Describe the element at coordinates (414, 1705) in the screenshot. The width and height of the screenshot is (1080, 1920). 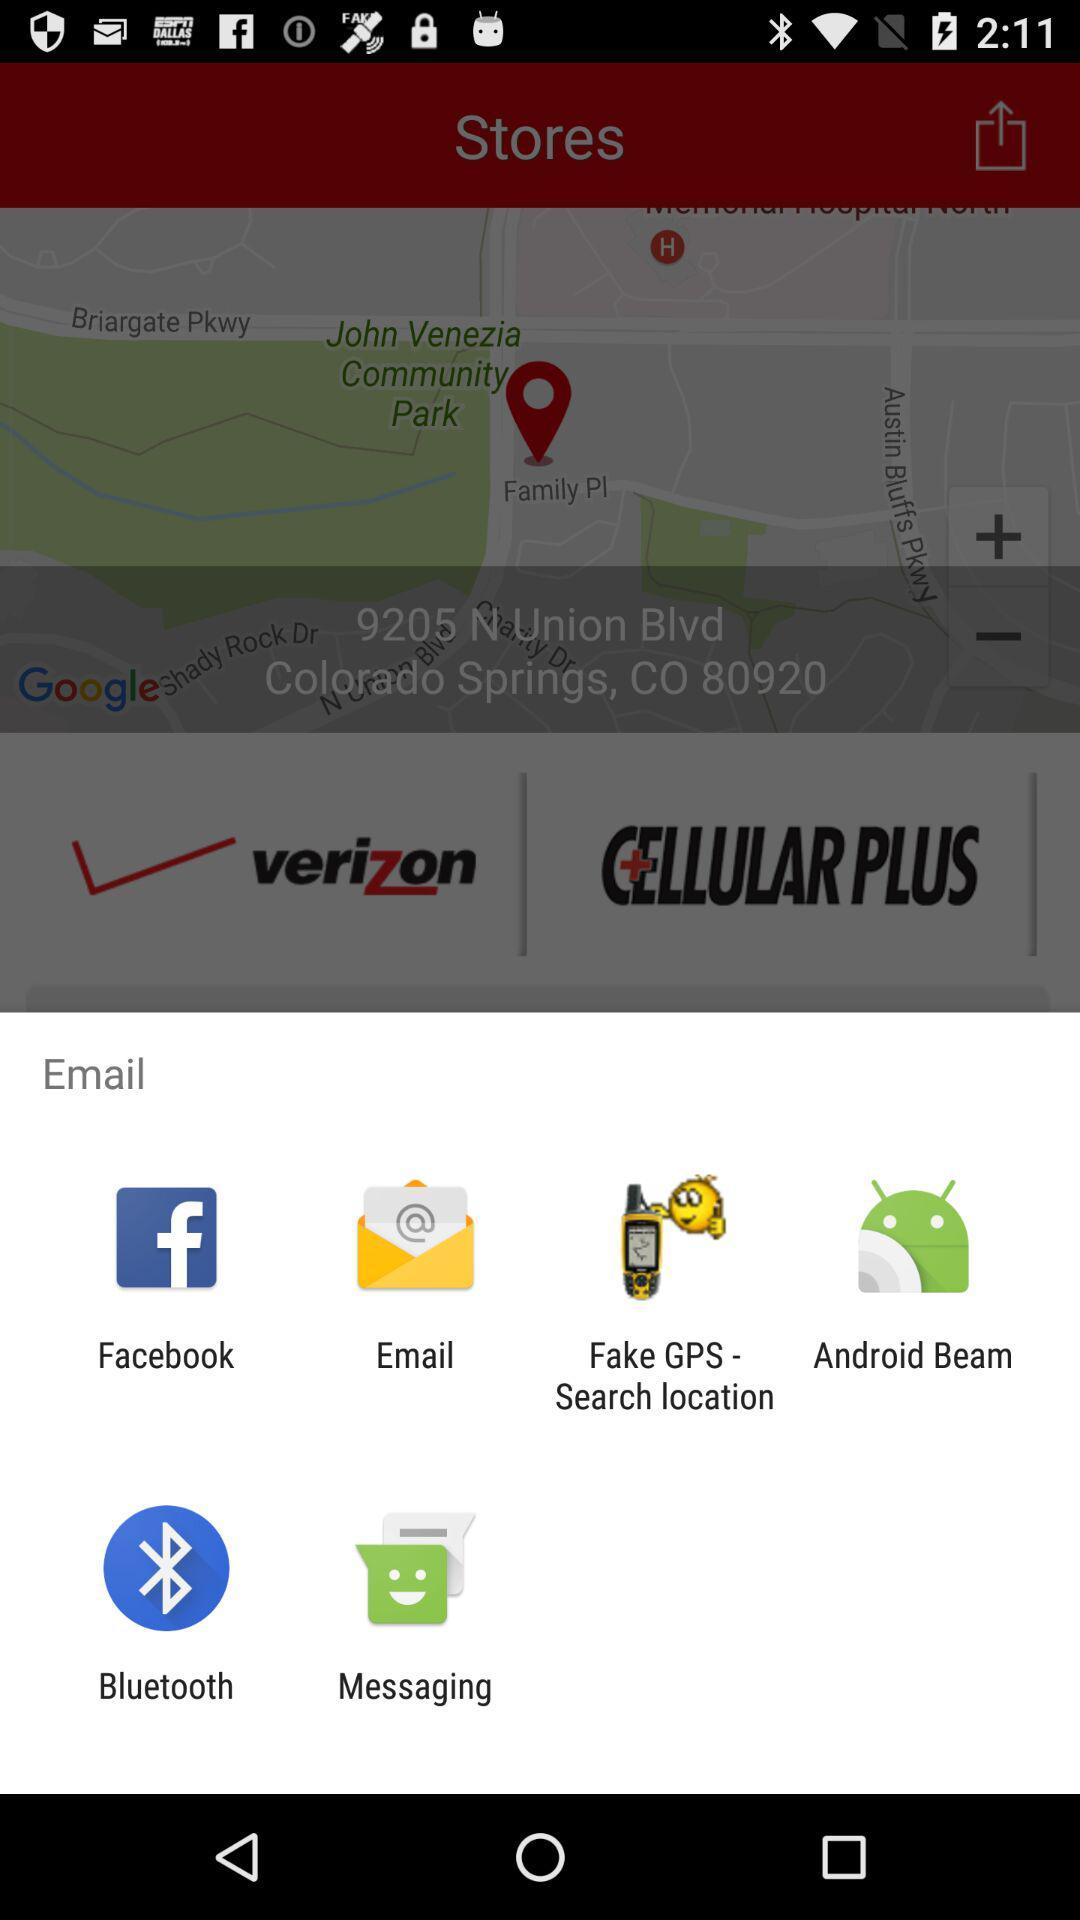
I see `item to the right of bluetooth app` at that location.